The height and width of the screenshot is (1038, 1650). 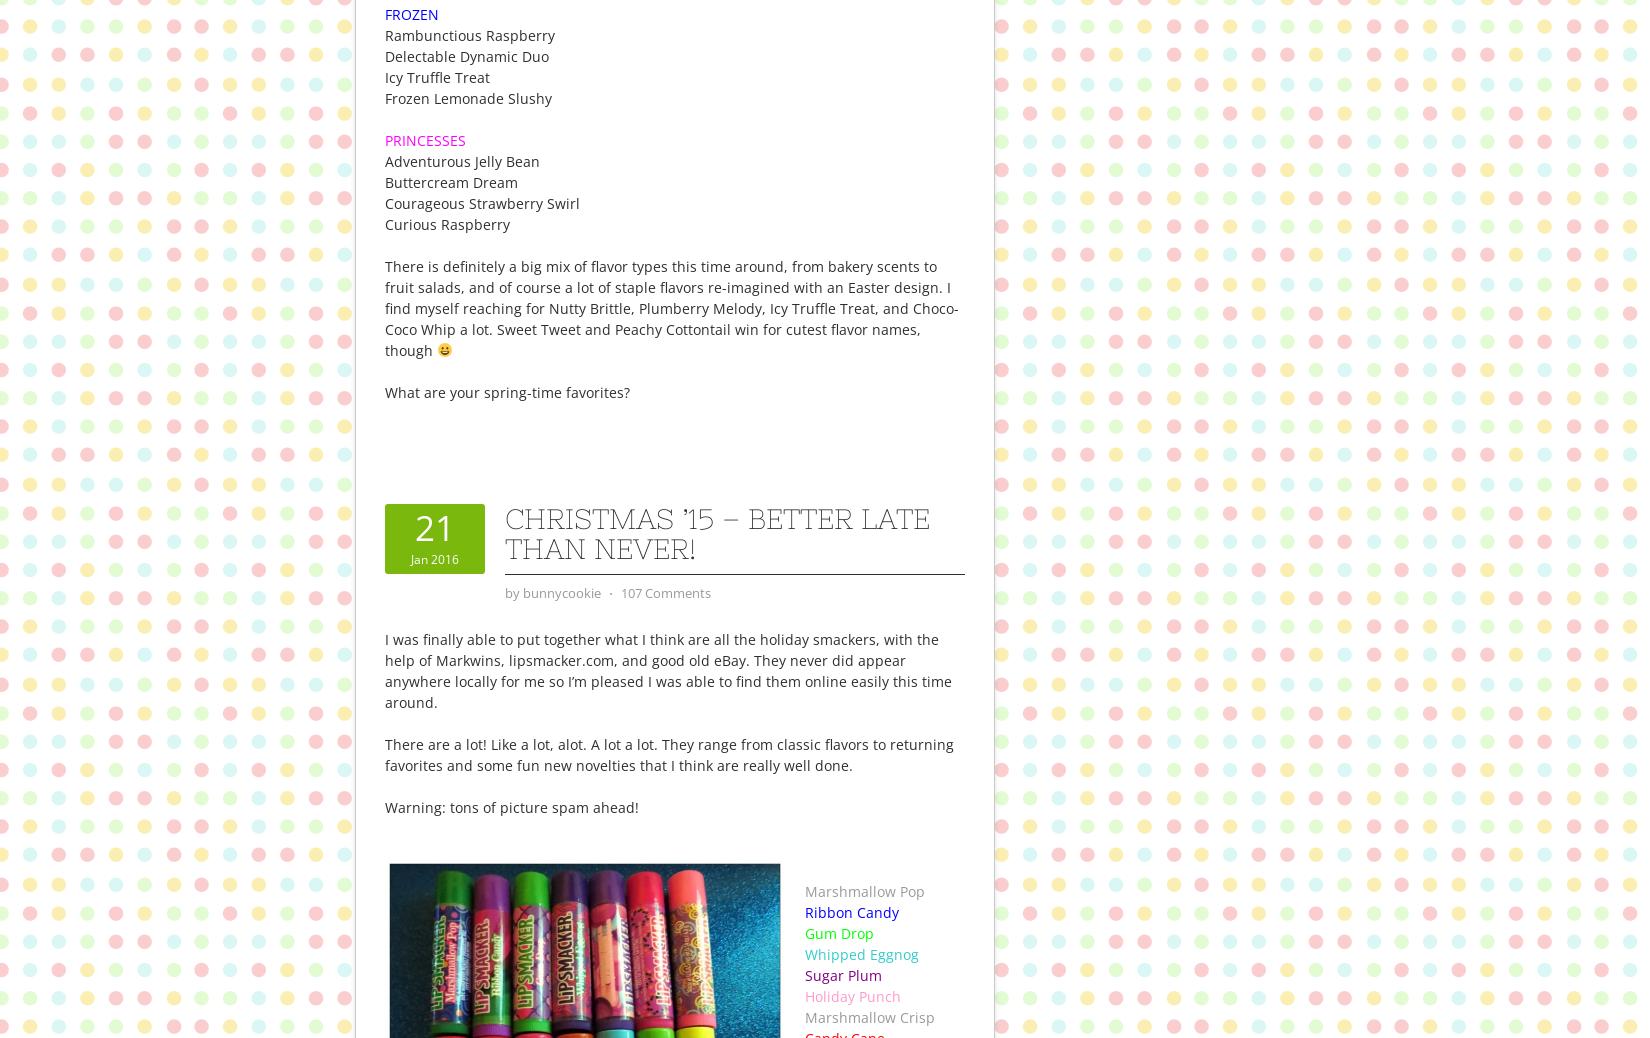 What do you see at coordinates (384, 391) in the screenshot?
I see `'What are your spring-time favorites?'` at bounding box center [384, 391].